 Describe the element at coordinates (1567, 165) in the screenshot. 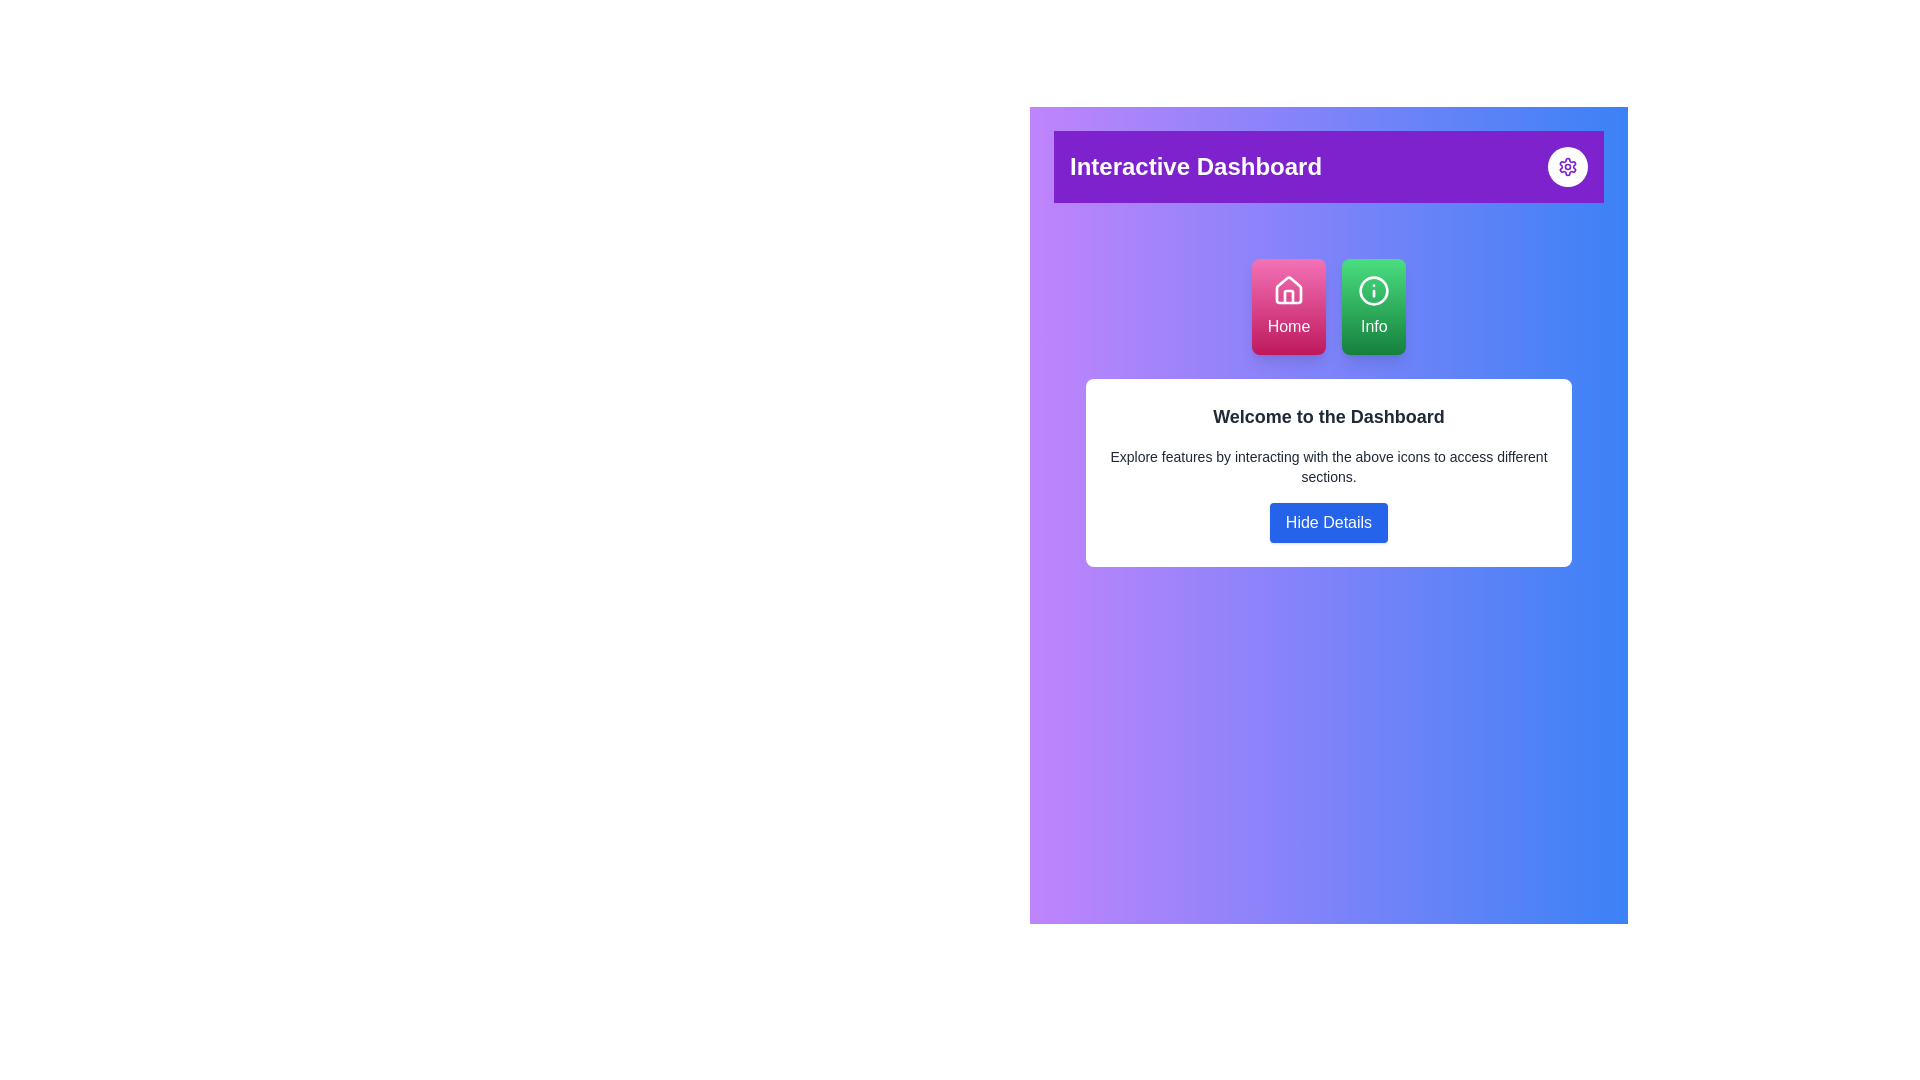

I see `the gear-shaped settings icon located at the top-right of the header section, which is purple and centered within a circular area` at that location.